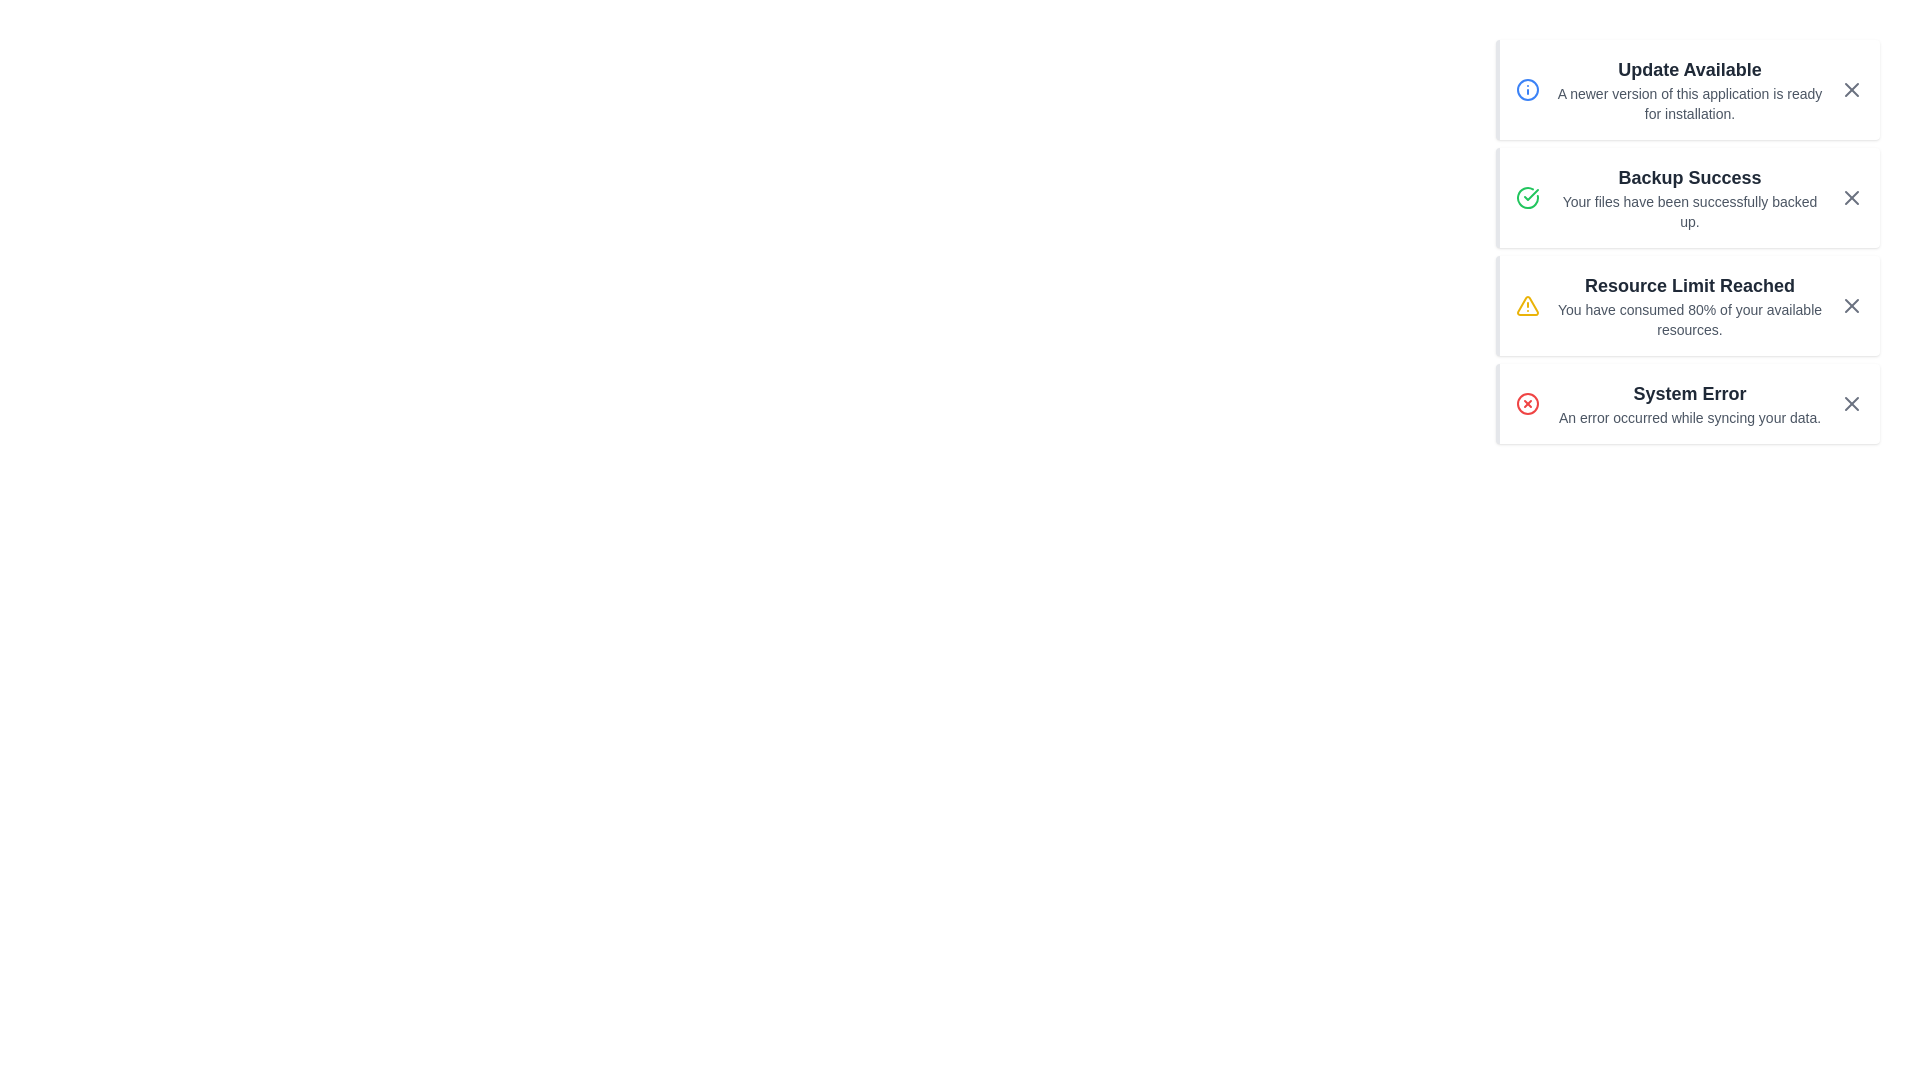  Describe the element at coordinates (1687, 241) in the screenshot. I see `the Notification card that informs the user their files have been successfully backed up, located in the top-right corner of the interface, directly below the 'Update Available' notification and above the 'Resource Limit Reached' notification` at that location.